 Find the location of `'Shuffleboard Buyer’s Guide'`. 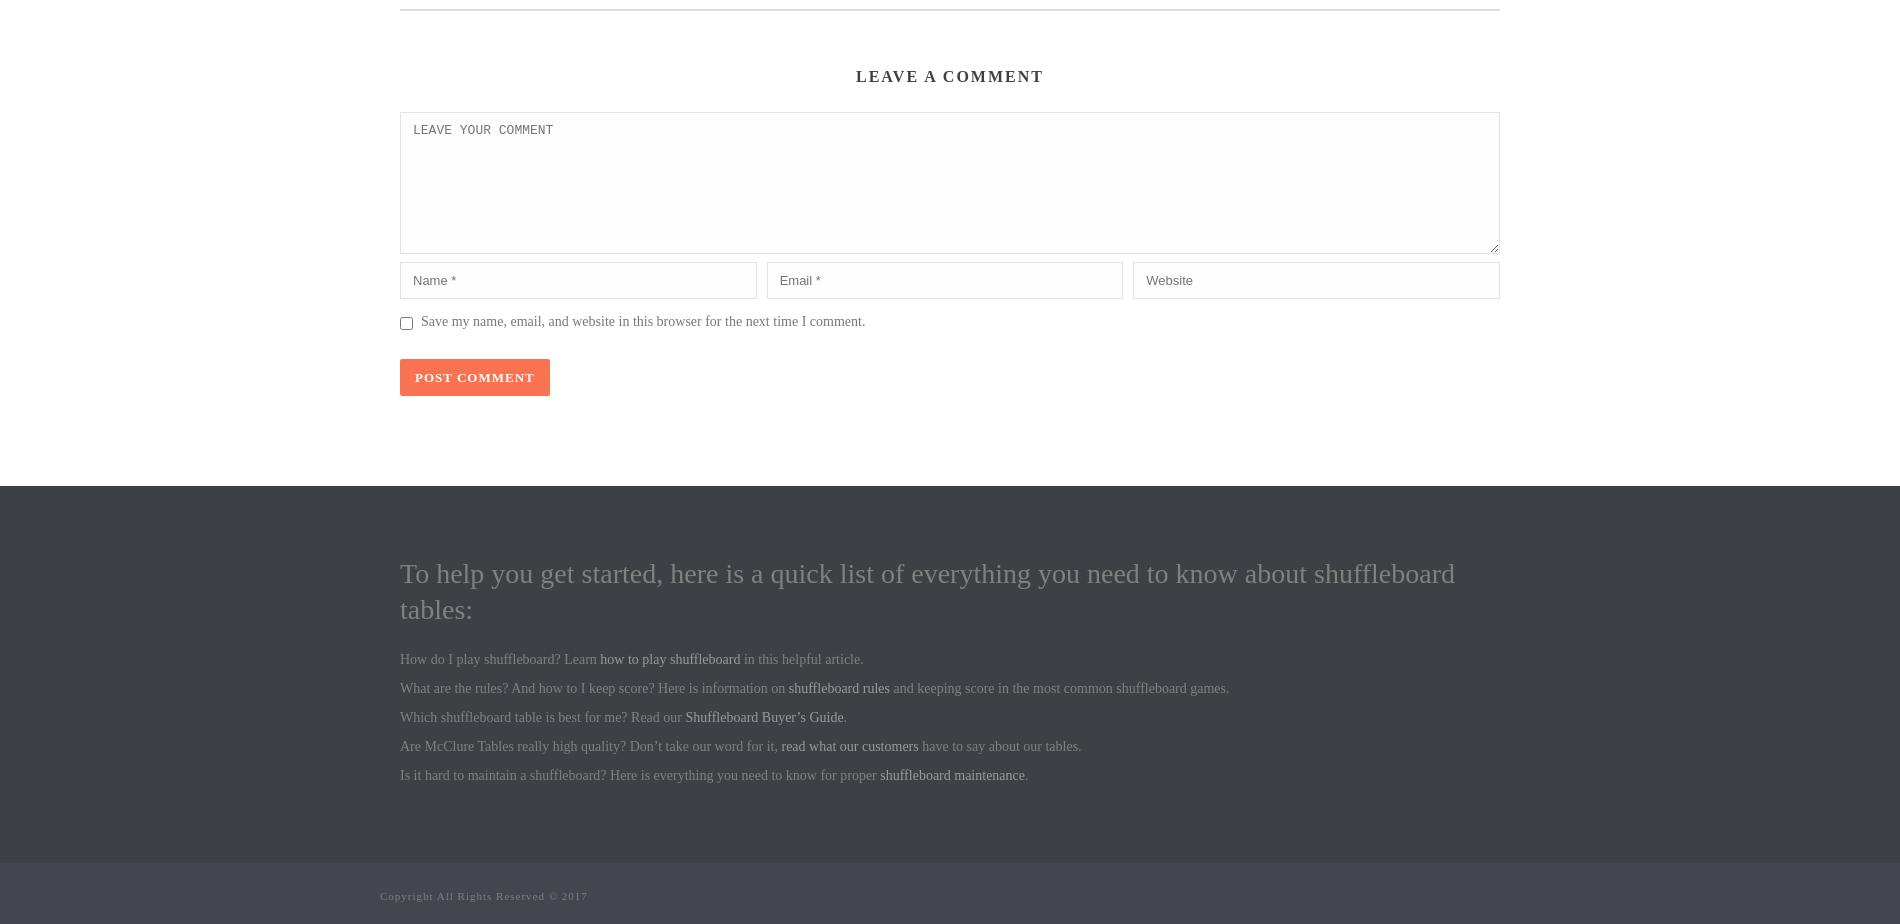

'Shuffleboard Buyer’s Guide' is located at coordinates (684, 717).